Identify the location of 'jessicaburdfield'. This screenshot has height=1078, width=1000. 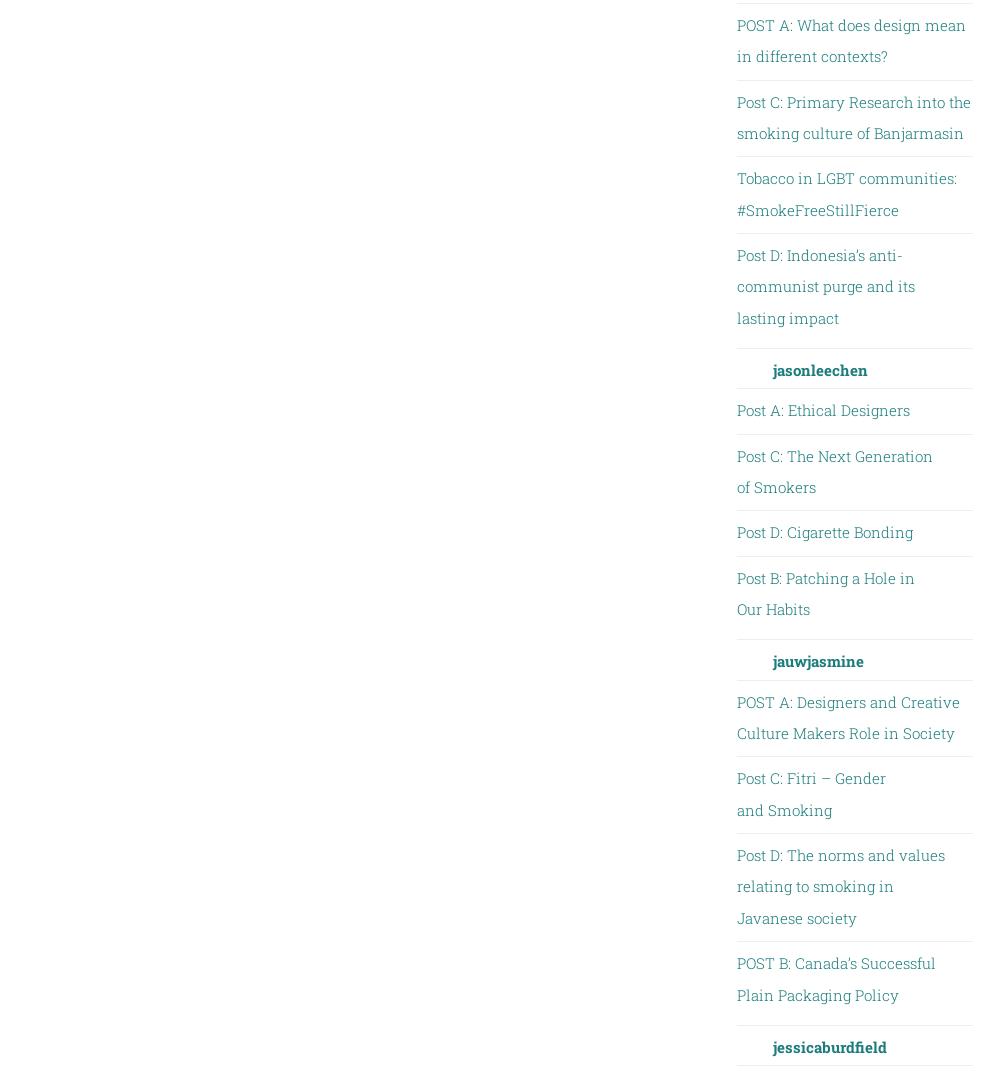
(828, 1045).